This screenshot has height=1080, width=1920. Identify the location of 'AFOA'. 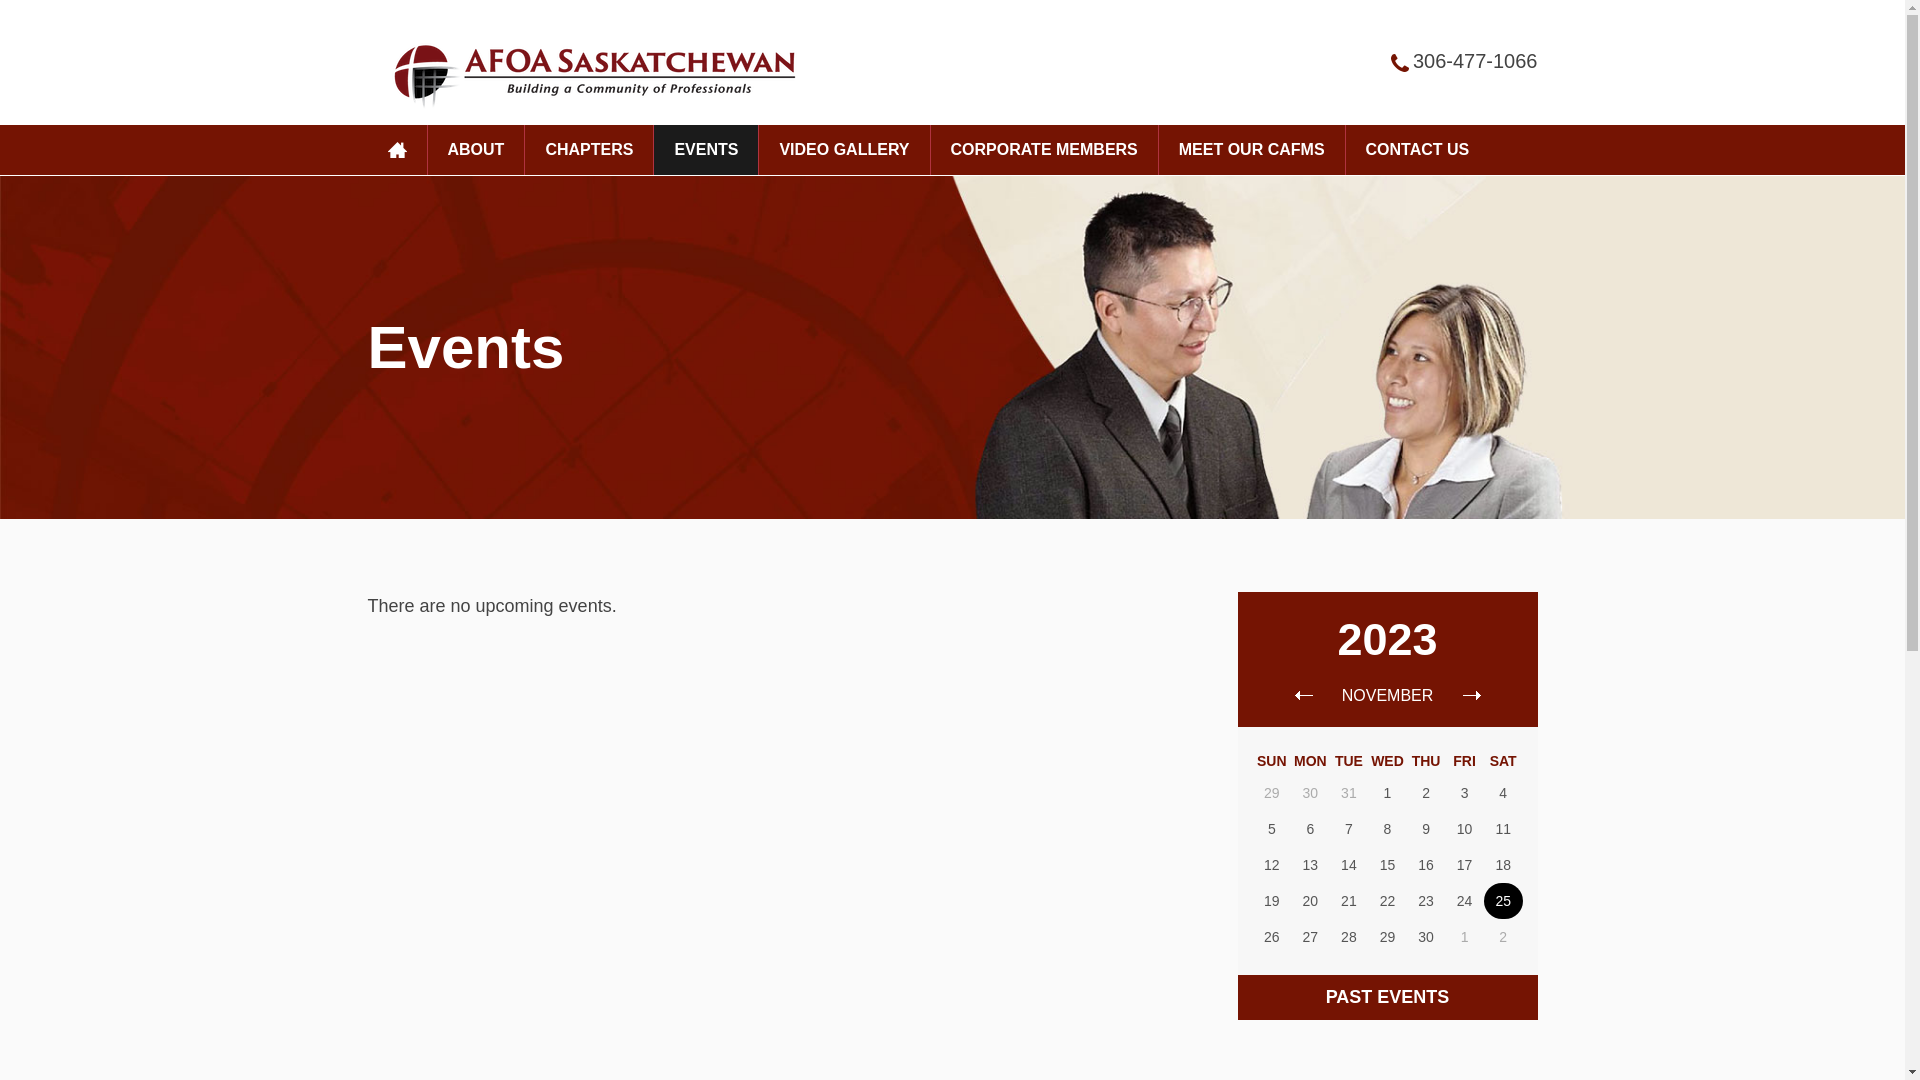
(588, 71).